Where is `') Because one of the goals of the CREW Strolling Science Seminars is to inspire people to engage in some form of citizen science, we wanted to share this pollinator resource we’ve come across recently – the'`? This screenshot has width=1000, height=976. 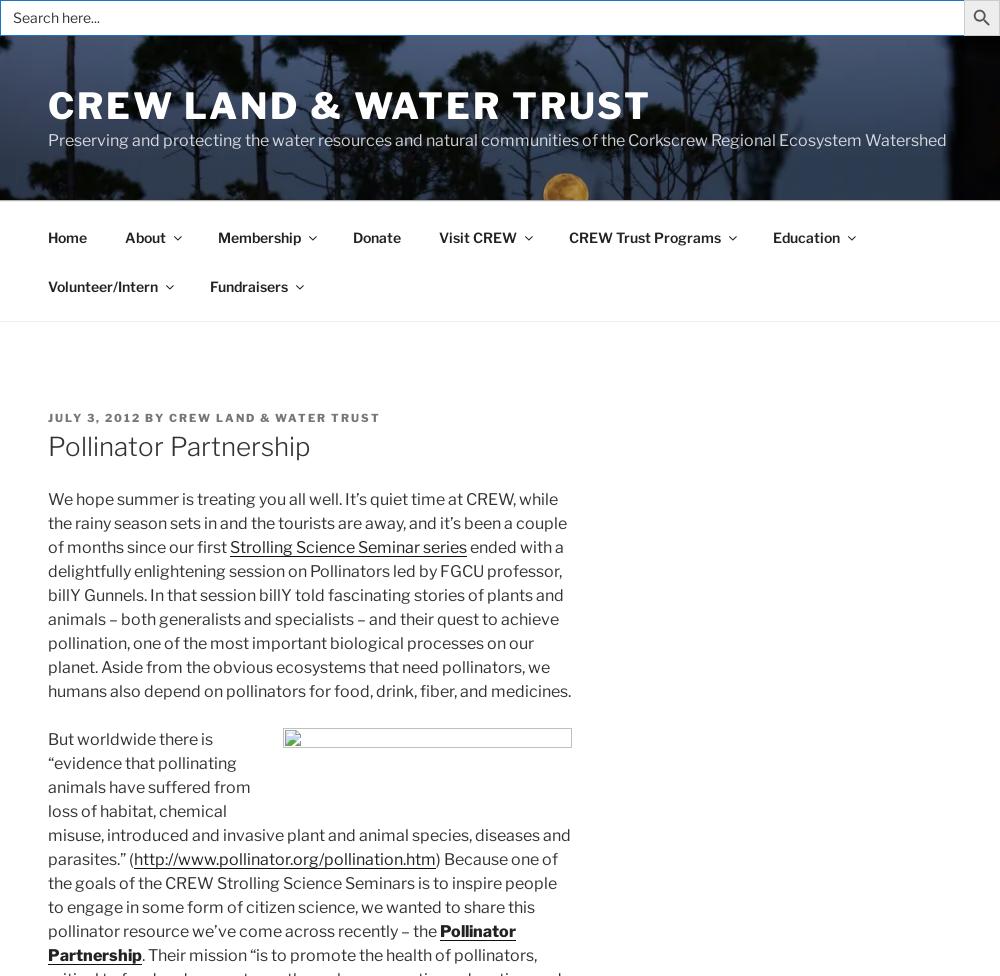 ') Because one of the goals of the CREW Strolling Science Seminars is to inspire people to engage in some form of citizen science, we wanted to share this pollinator resource we’ve come across recently – the' is located at coordinates (48, 894).